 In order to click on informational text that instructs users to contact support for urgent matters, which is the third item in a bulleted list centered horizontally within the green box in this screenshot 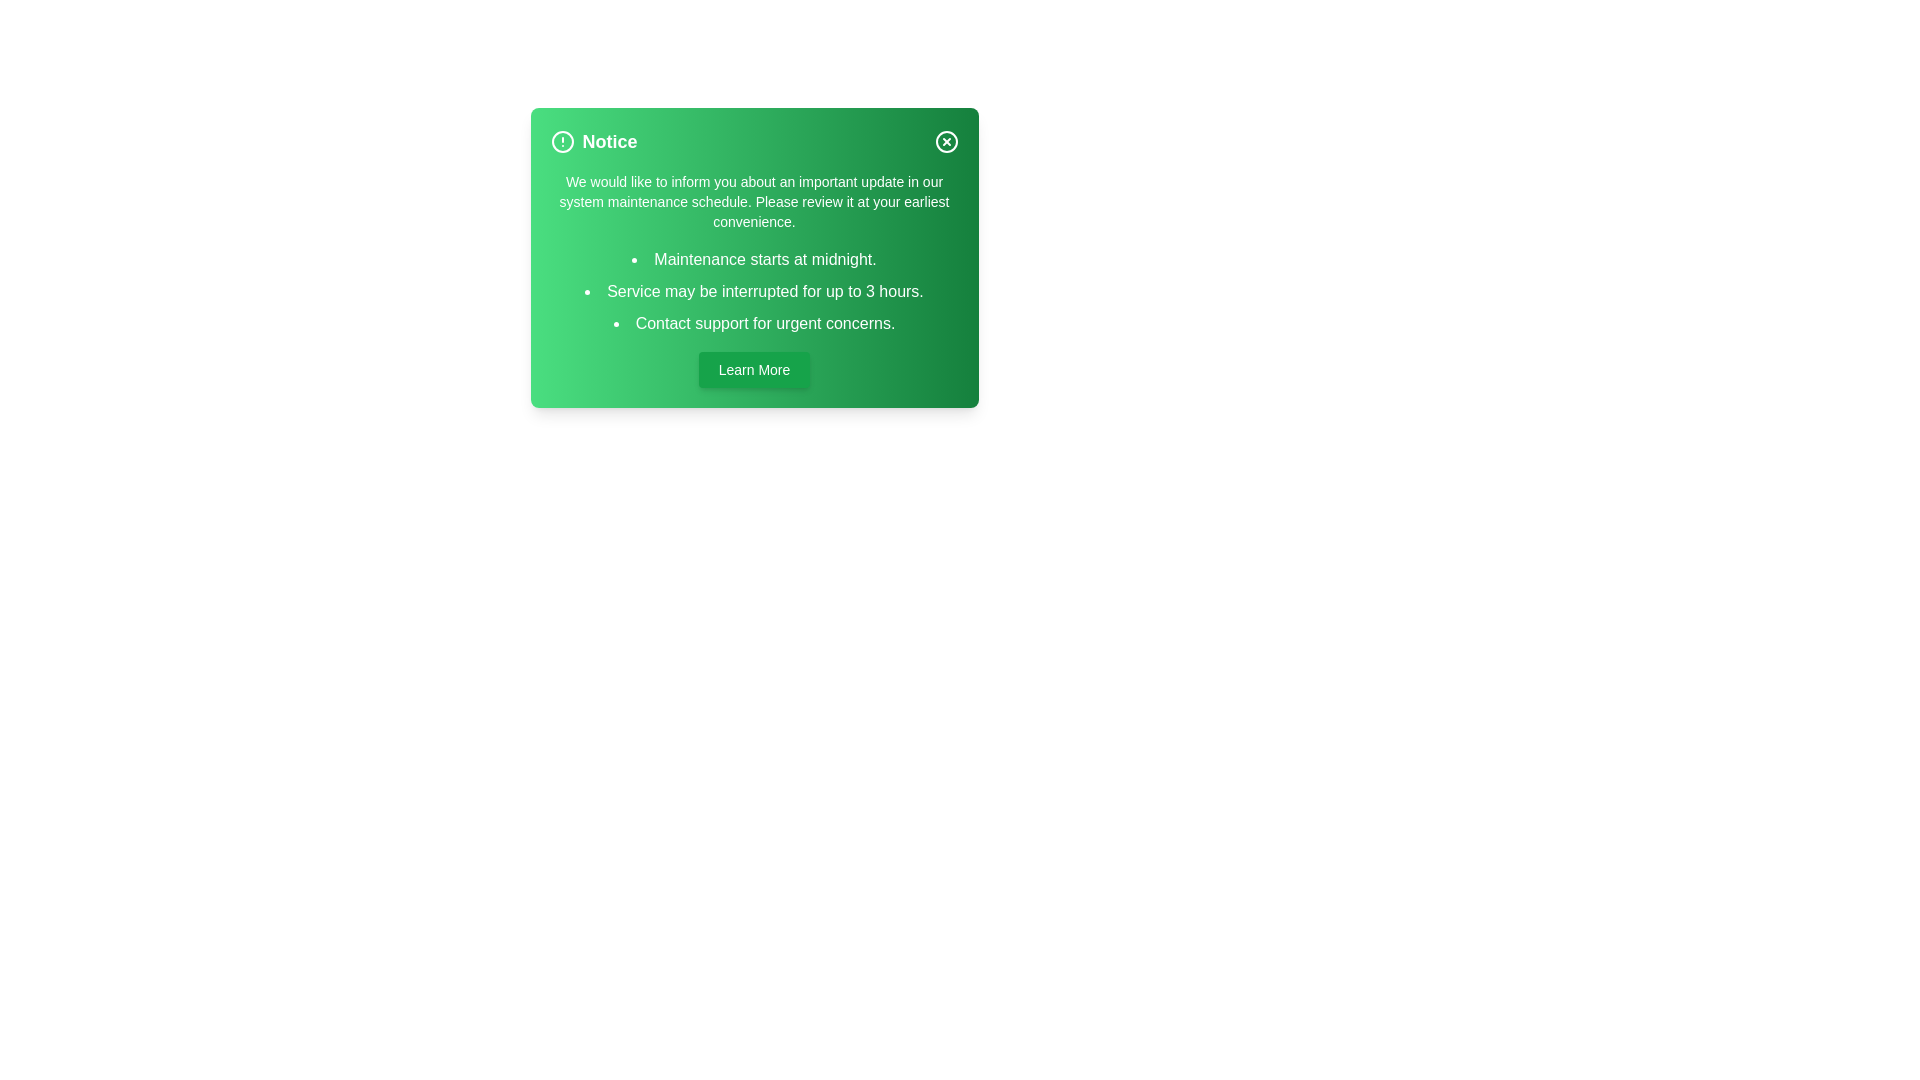, I will do `click(753, 323)`.